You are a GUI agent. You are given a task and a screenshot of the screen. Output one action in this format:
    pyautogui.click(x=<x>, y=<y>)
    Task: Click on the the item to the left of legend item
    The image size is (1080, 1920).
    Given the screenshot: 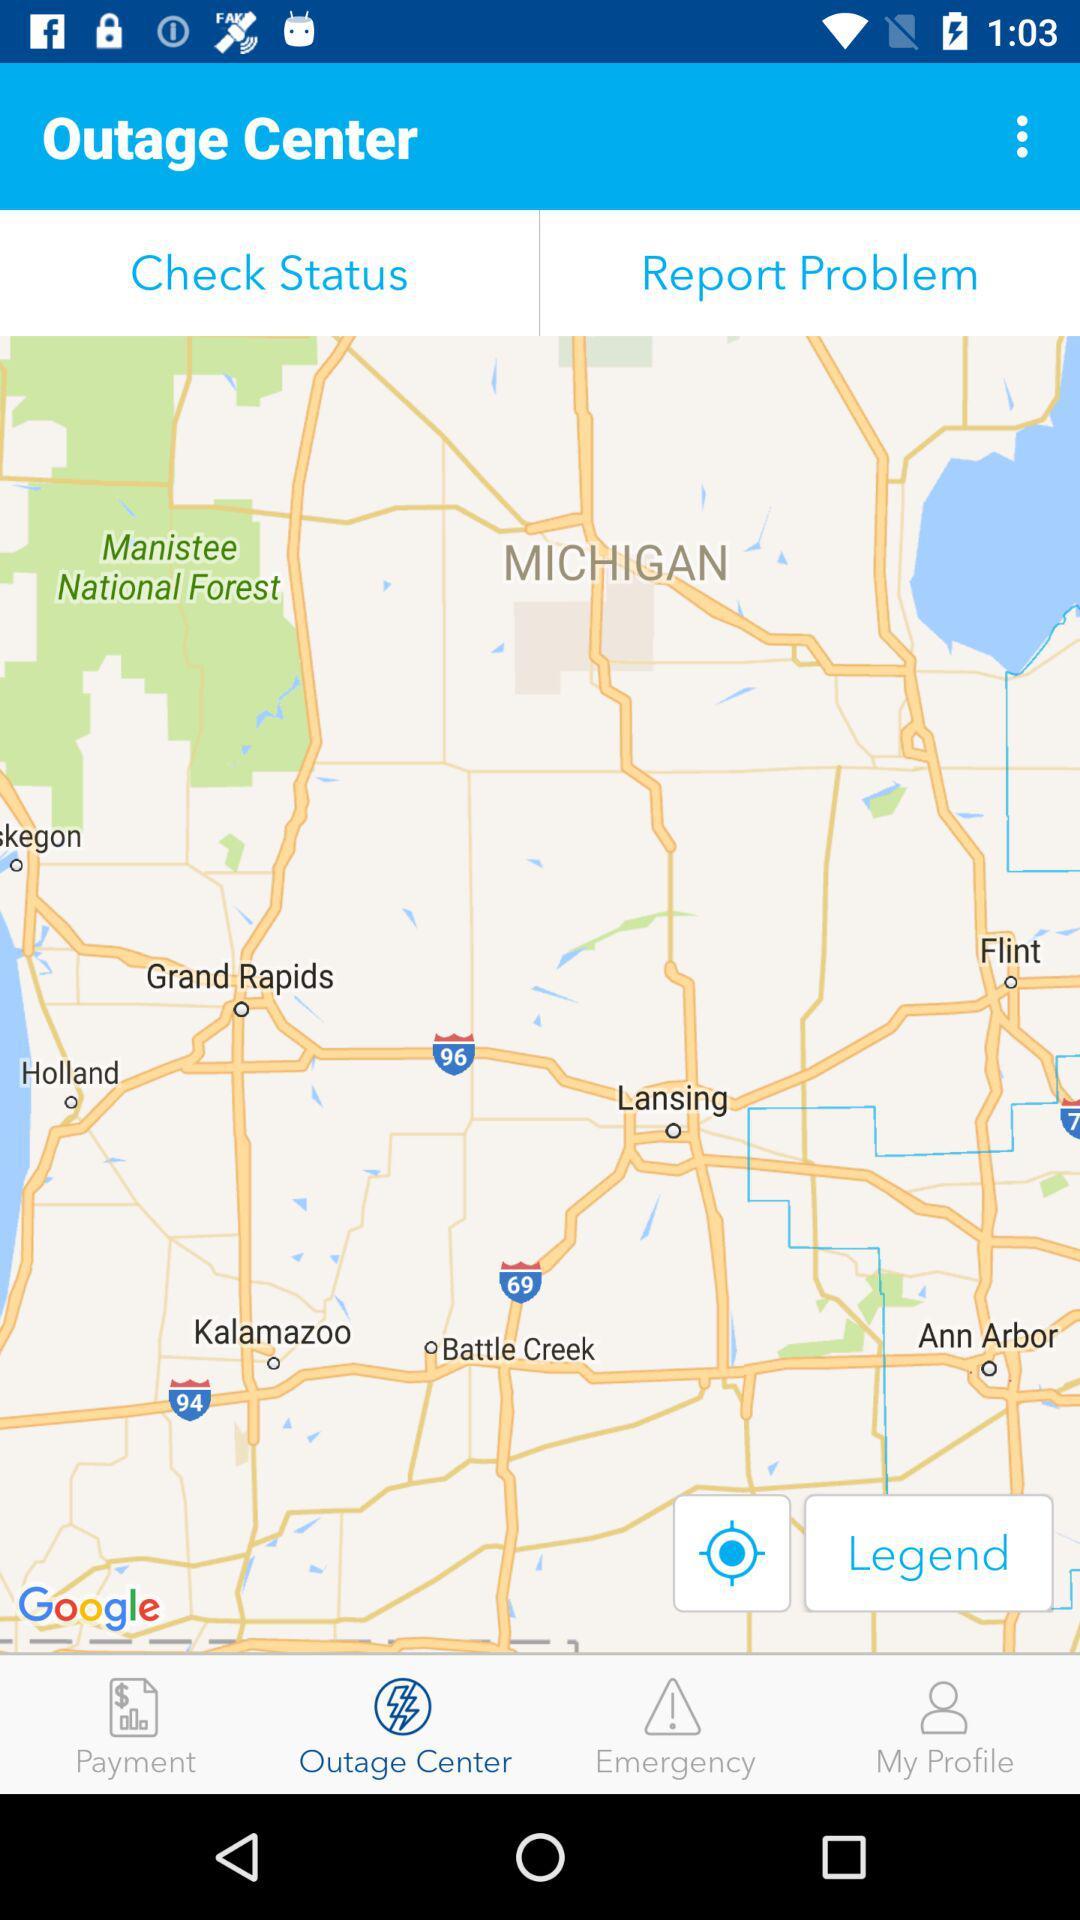 What is the action you would take?
    pyautogui.click(x=732, y=1552)
    